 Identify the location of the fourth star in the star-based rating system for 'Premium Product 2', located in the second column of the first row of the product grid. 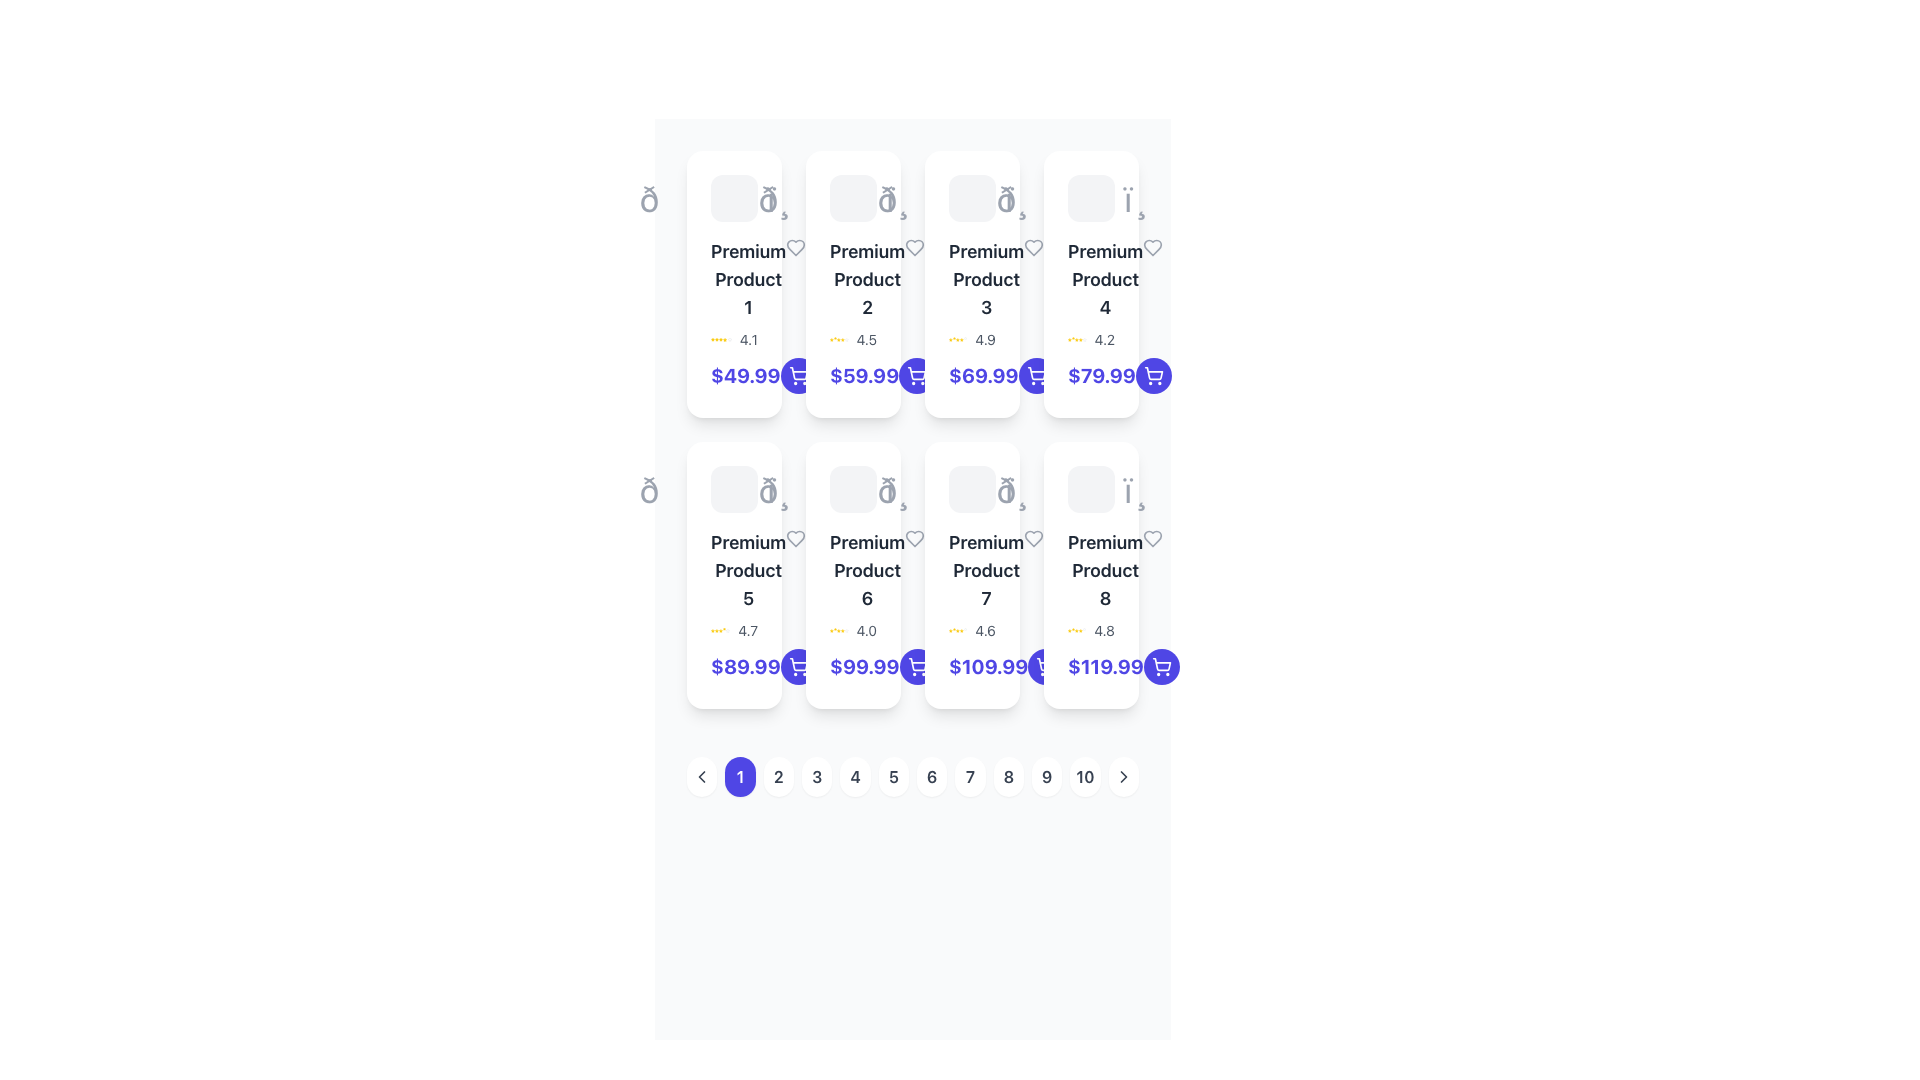
(839, 338).